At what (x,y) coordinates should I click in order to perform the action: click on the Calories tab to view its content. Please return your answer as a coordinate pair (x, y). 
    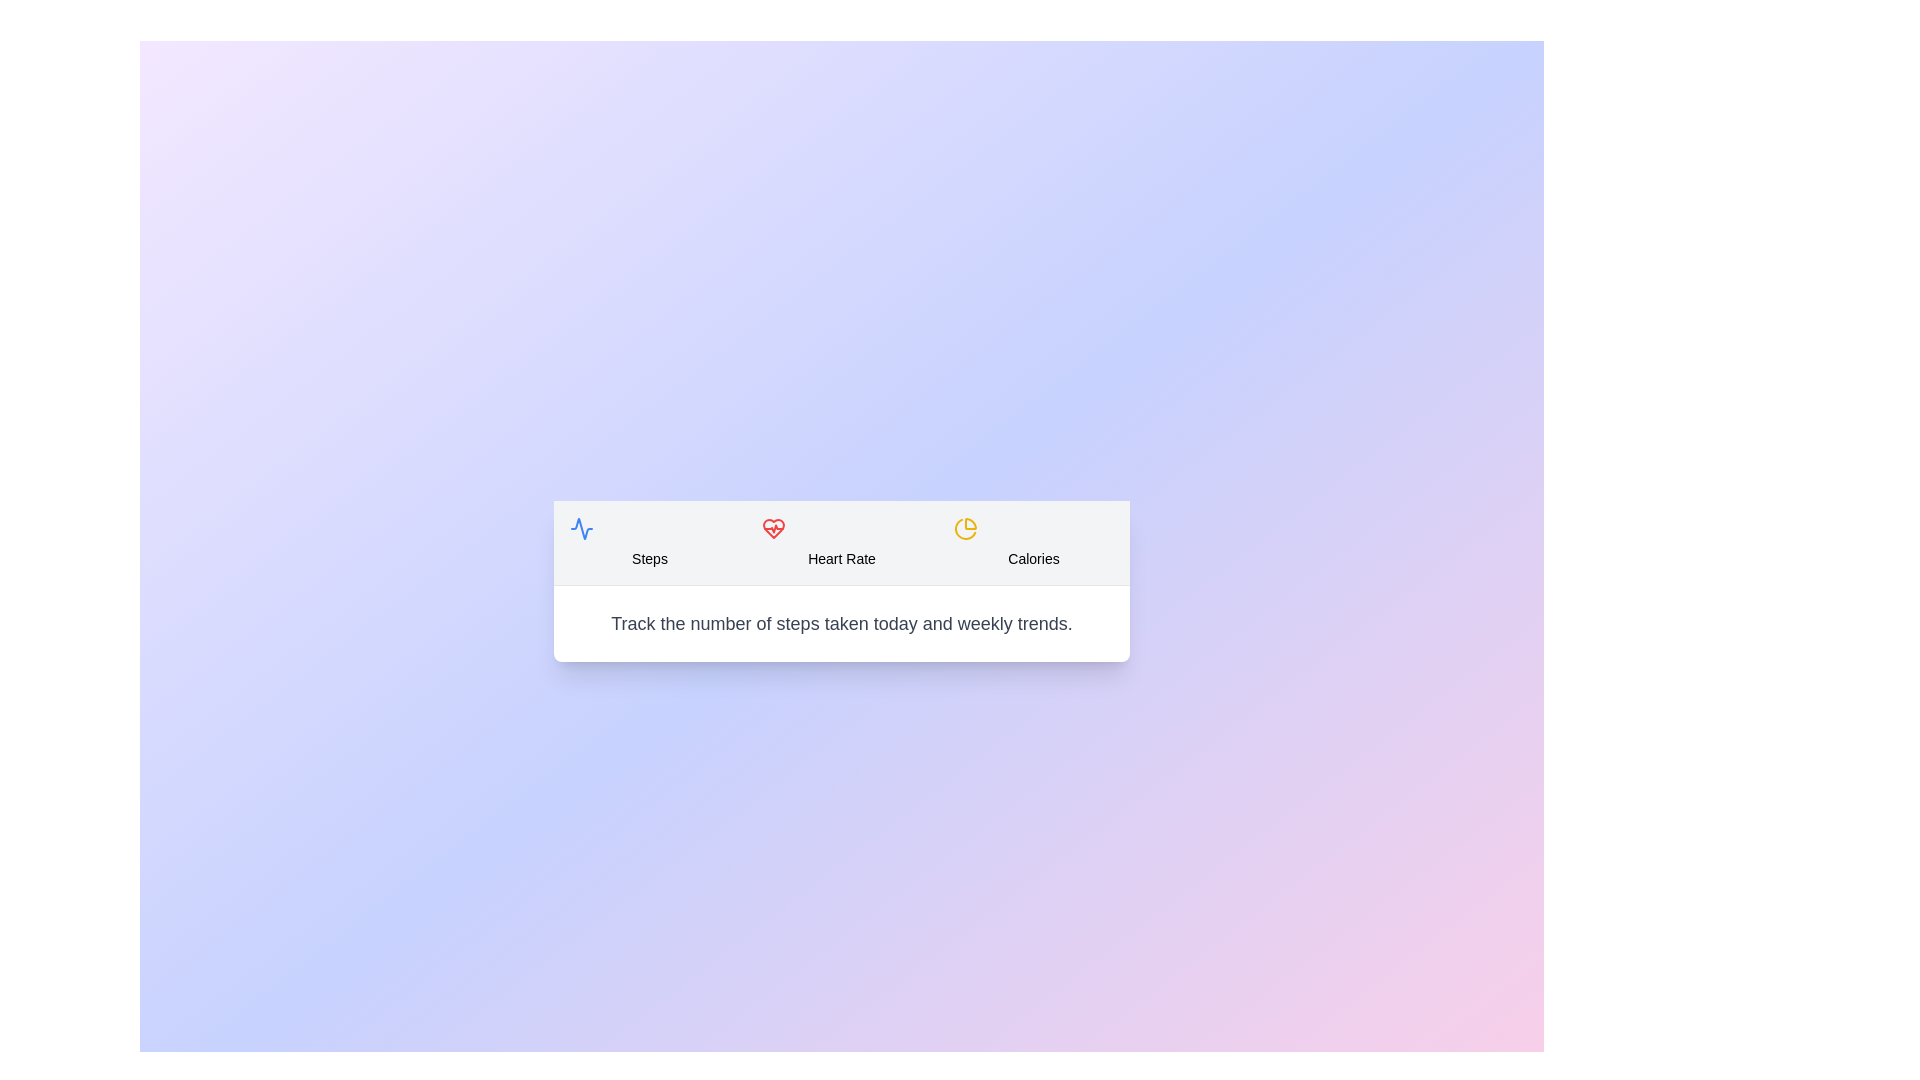
    Looking at the image, I should click on (1033, 542).